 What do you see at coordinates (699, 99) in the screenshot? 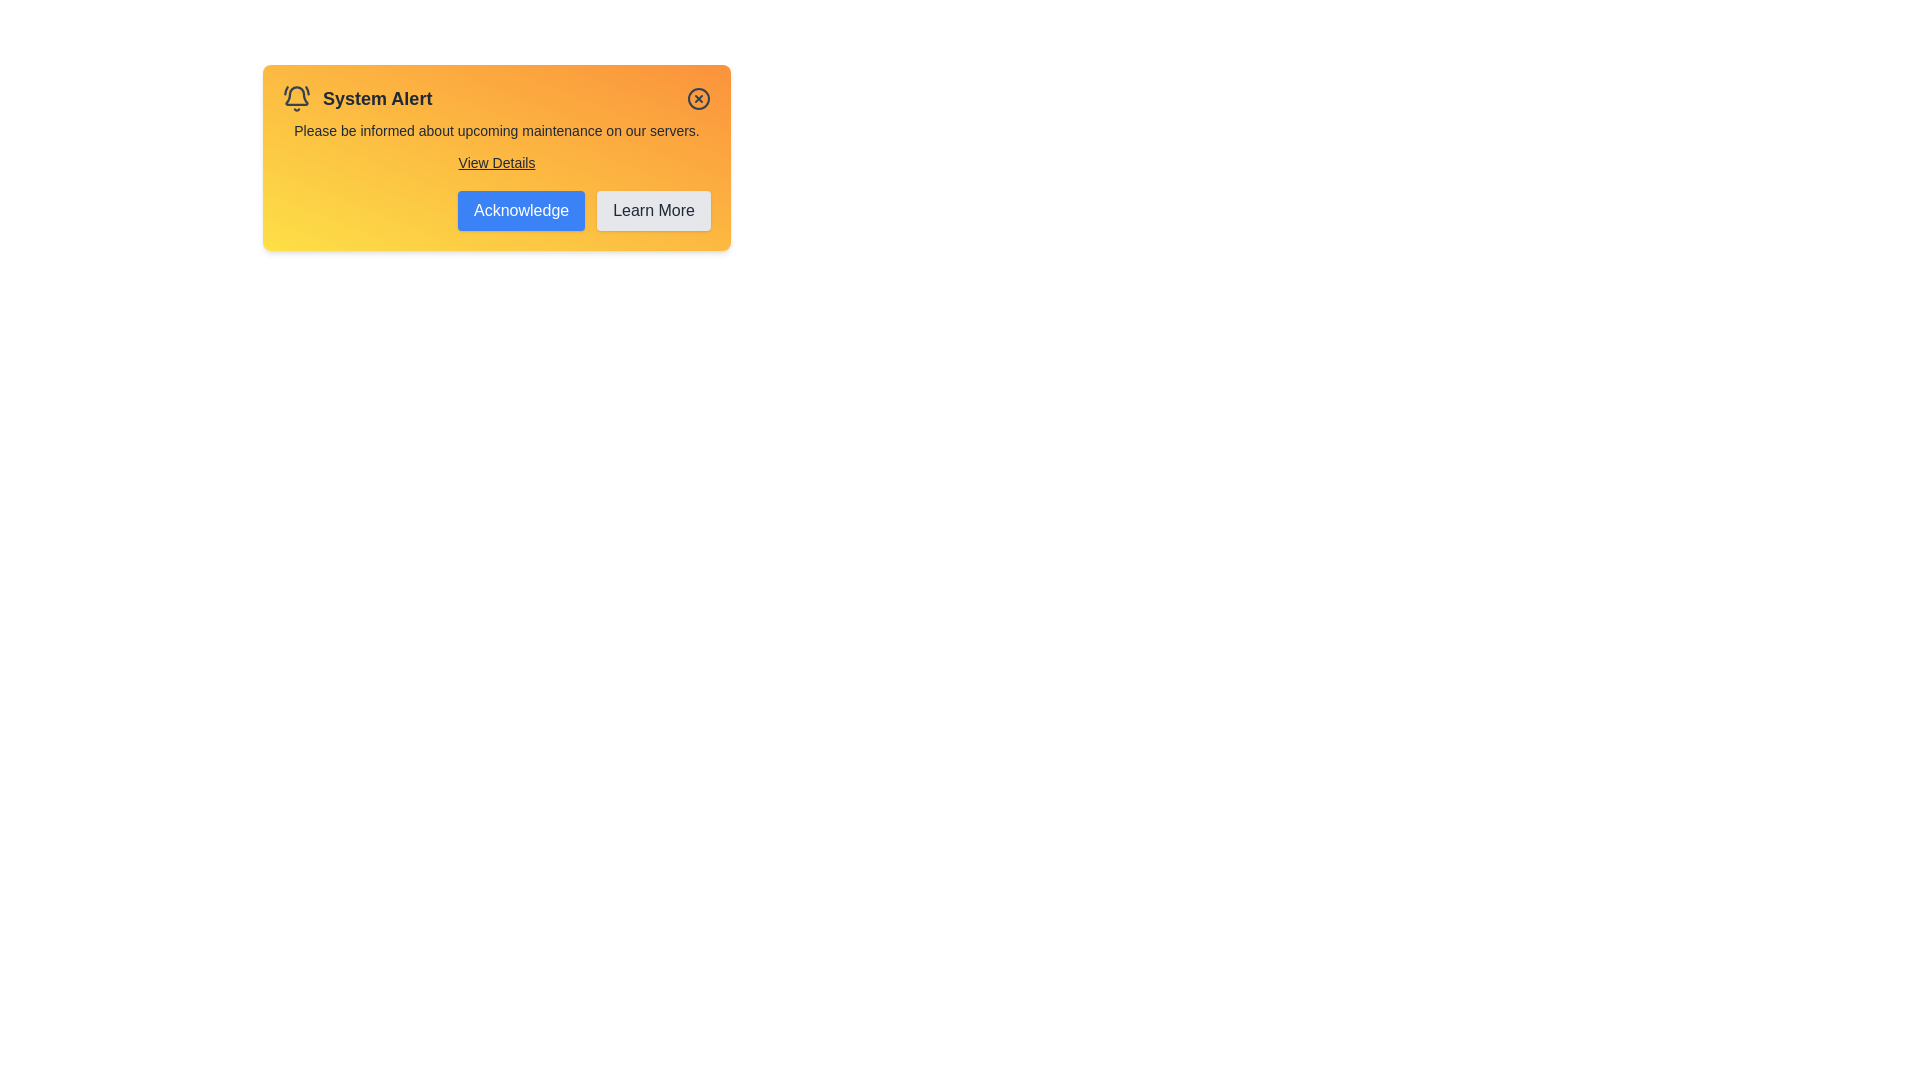
I see `the close button to dismiss the notification card` at bounding box center [699, 99].